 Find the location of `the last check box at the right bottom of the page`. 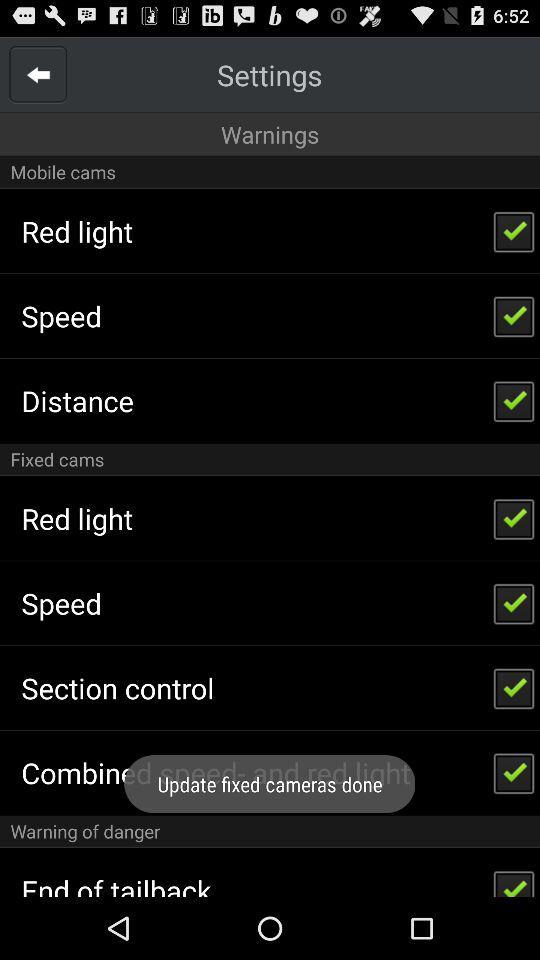

the last check box at the right bottom of the page is located at coordinates (514, 877).